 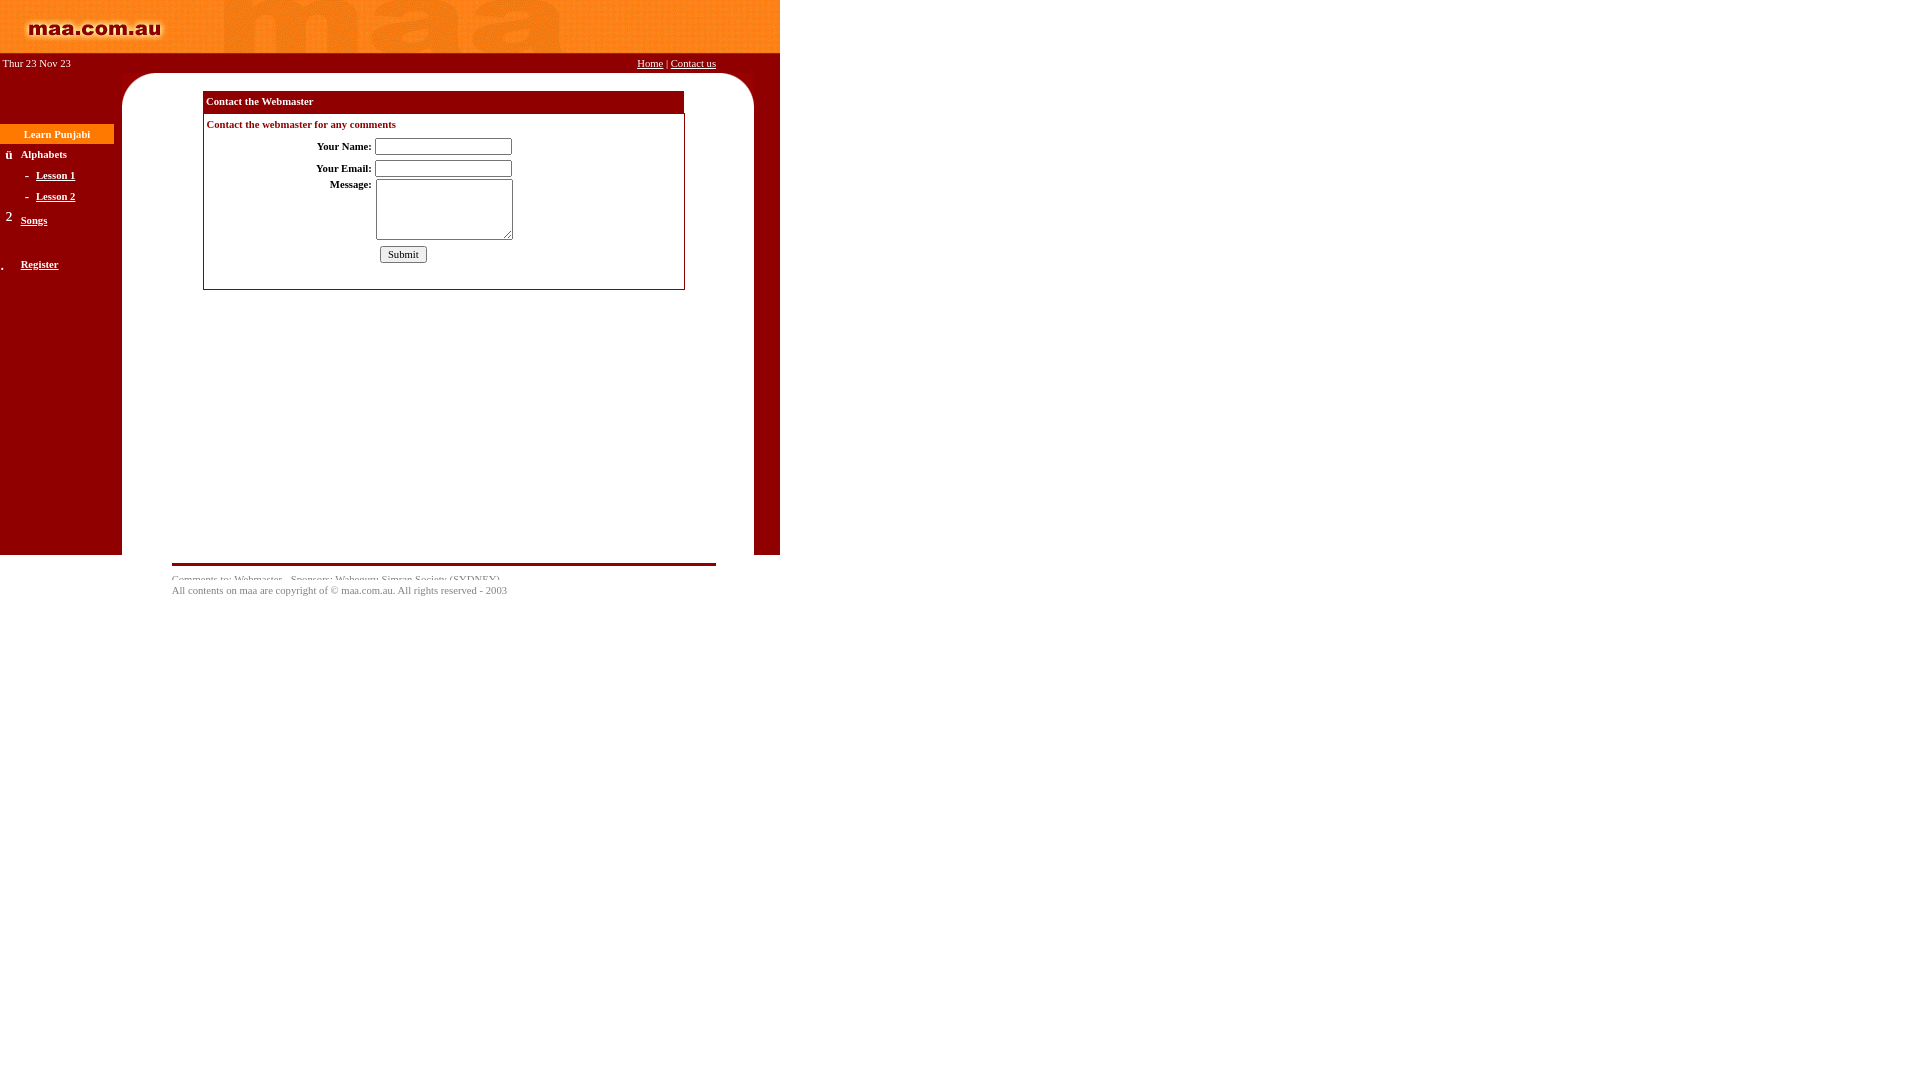 What do you see at coordinates (257, 579) in the screenshot?
I see `'Webmaster'` at bounding box center [257, 579].